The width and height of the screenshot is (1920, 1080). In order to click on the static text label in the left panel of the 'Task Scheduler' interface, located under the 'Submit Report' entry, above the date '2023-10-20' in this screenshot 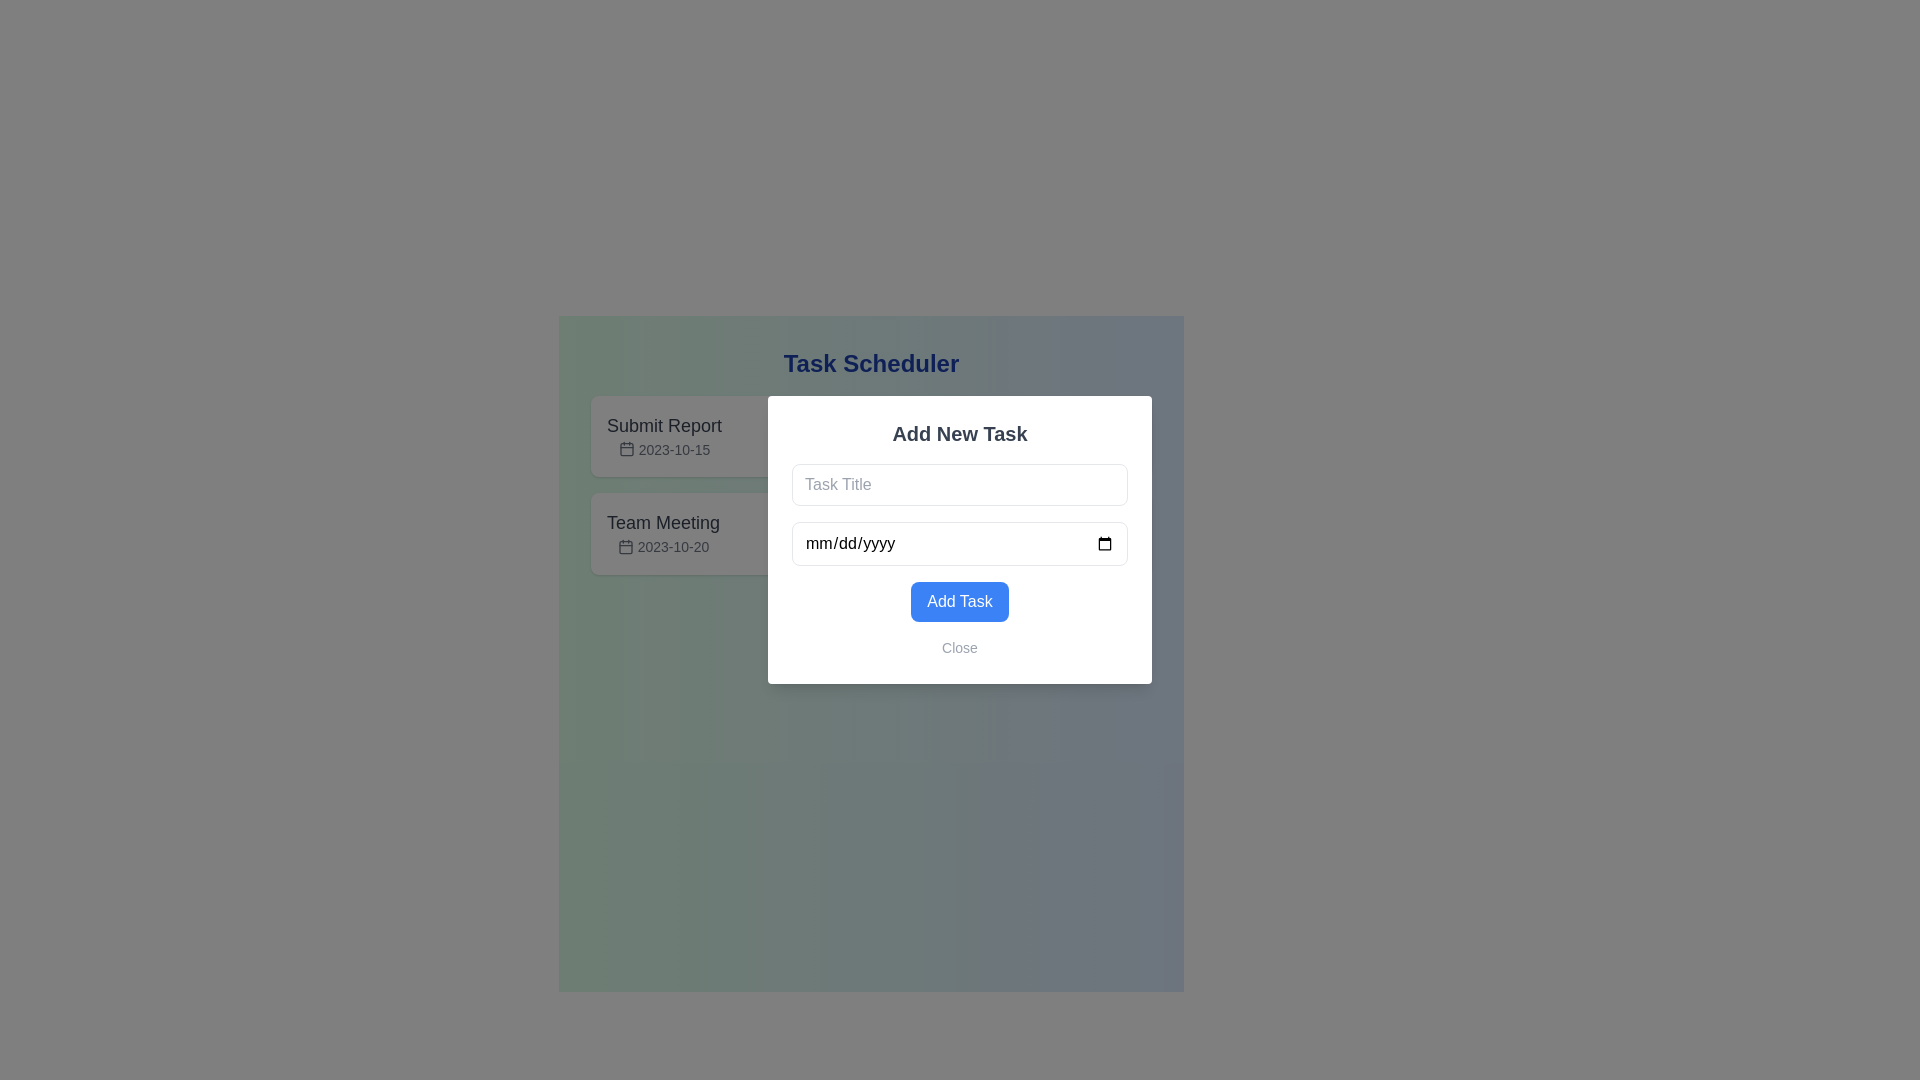, I will do `click(663, 522)`.